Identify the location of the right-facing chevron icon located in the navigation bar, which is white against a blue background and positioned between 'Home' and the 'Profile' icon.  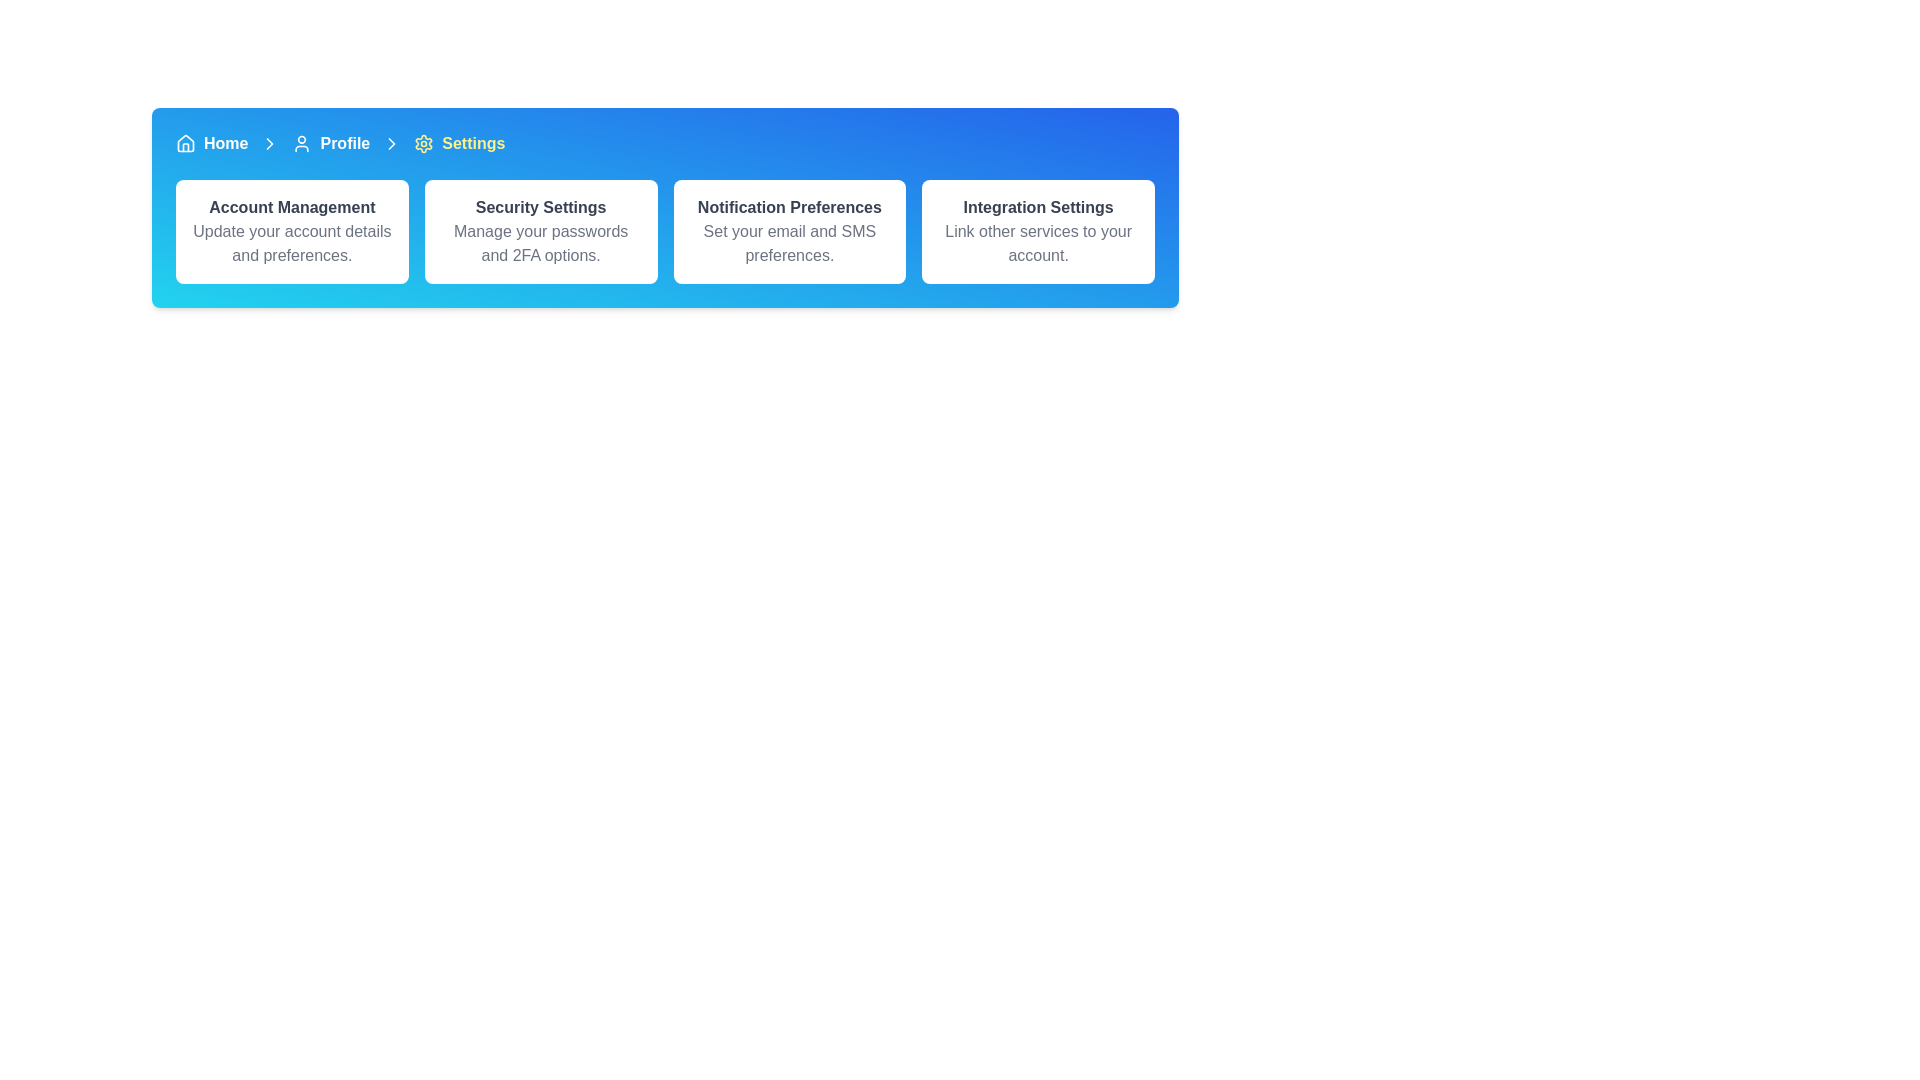
(269, 142).